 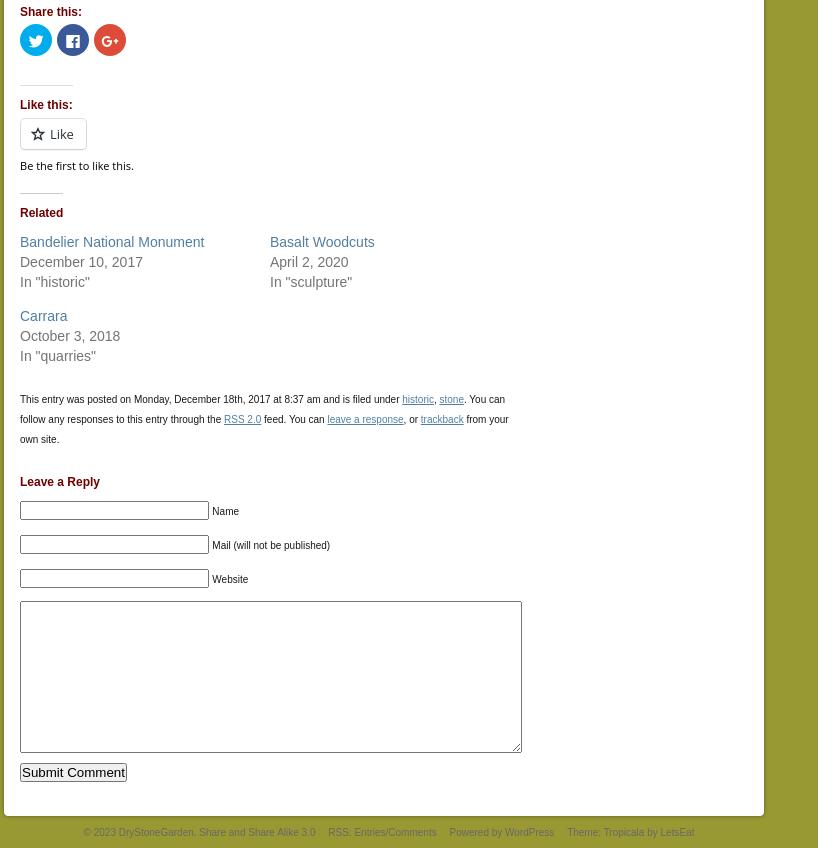 I want to click on '© 2023 DryStoneGarden. Share and Share Alike 3.0', so click(x=198, y=831).